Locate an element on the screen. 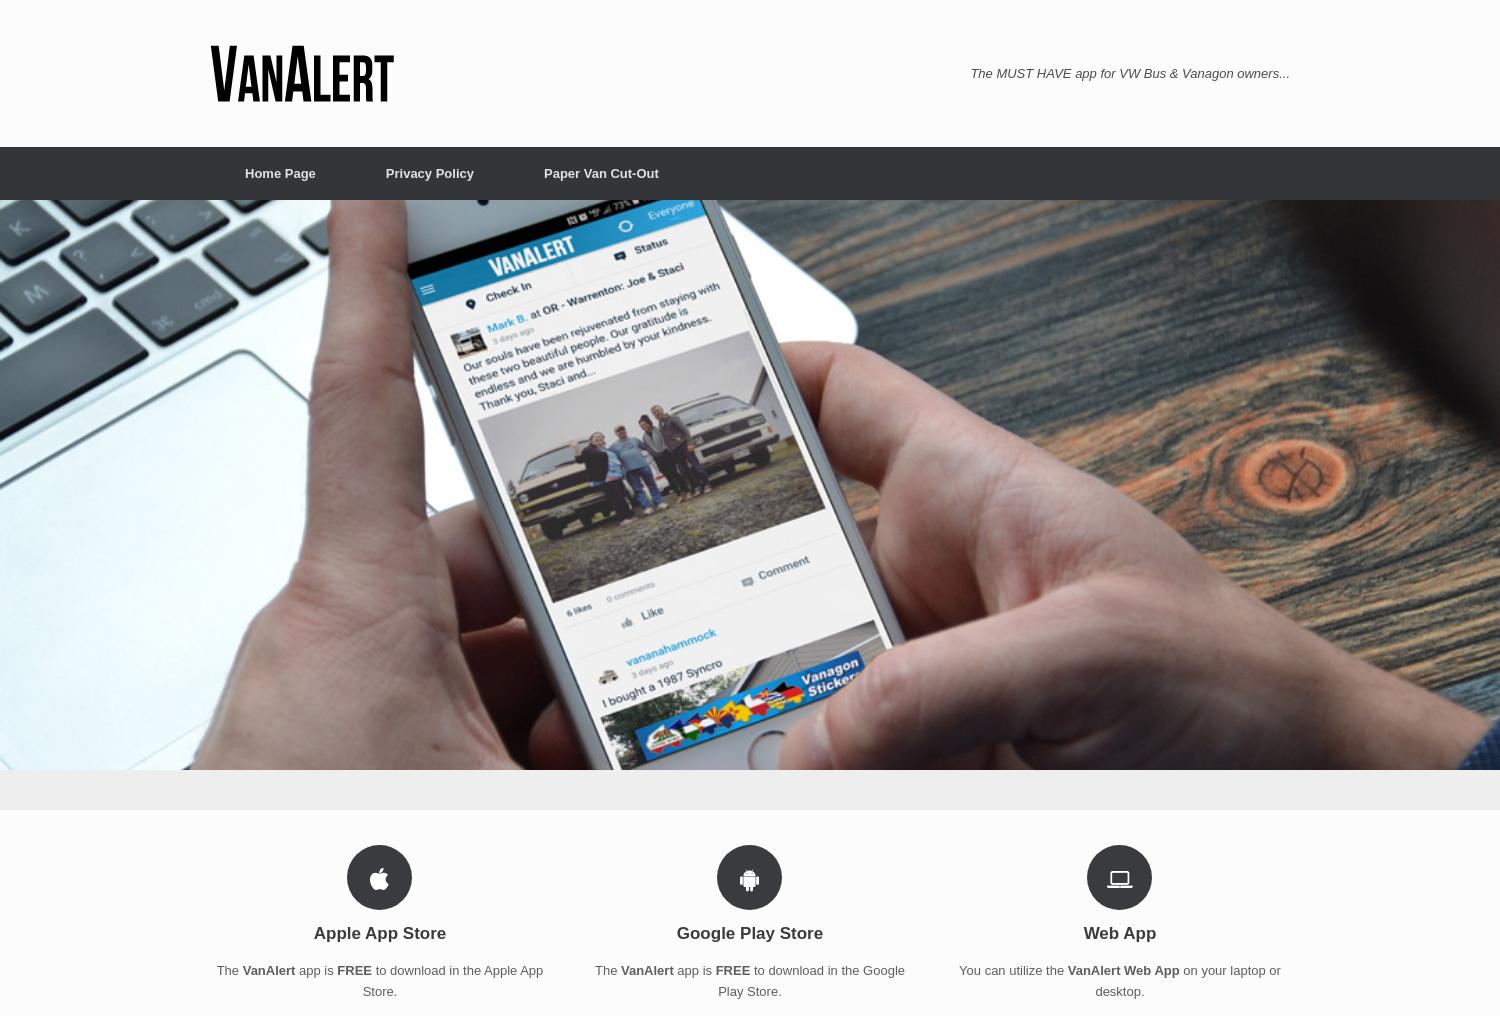 The width and height of the screenshot is (1500, 1016). 'Privacy Policy' is located at coordinates (385, 172).